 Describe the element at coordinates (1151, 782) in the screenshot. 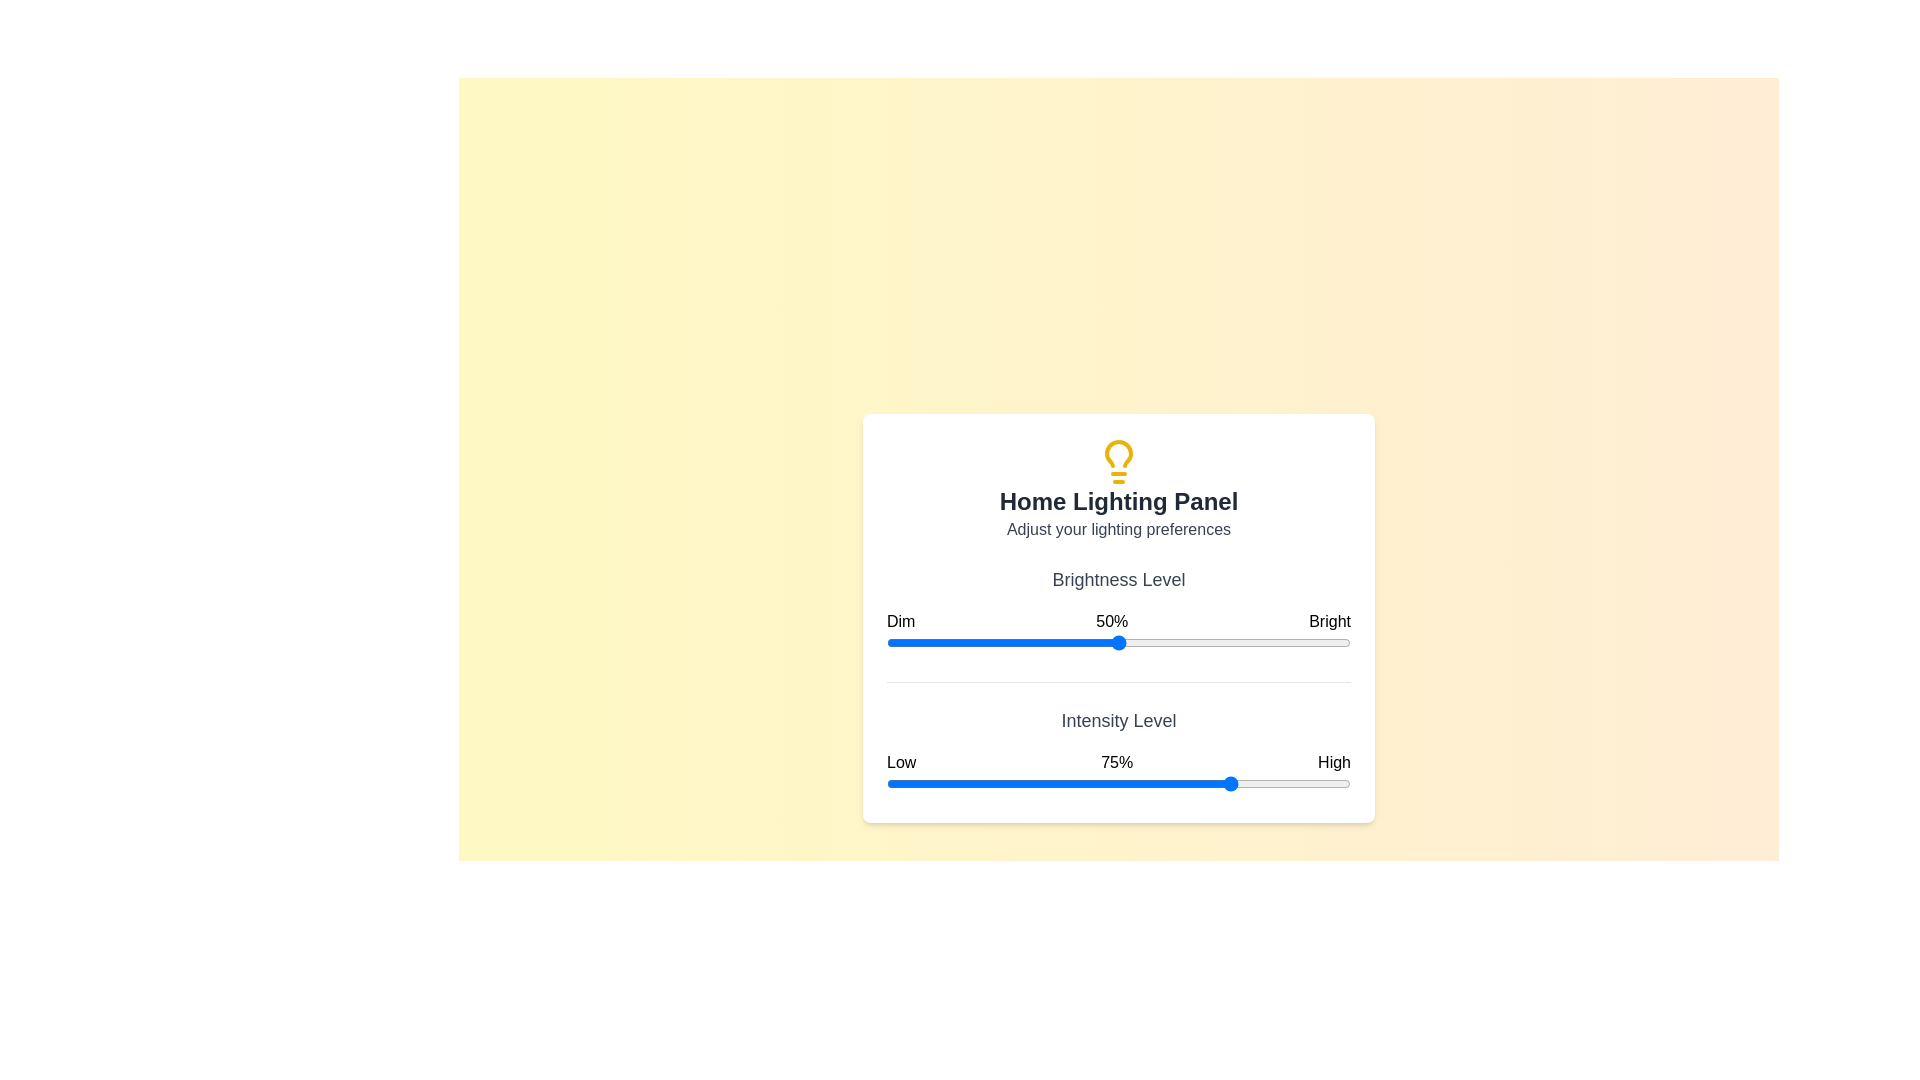

I see `the intensity level` at that location.